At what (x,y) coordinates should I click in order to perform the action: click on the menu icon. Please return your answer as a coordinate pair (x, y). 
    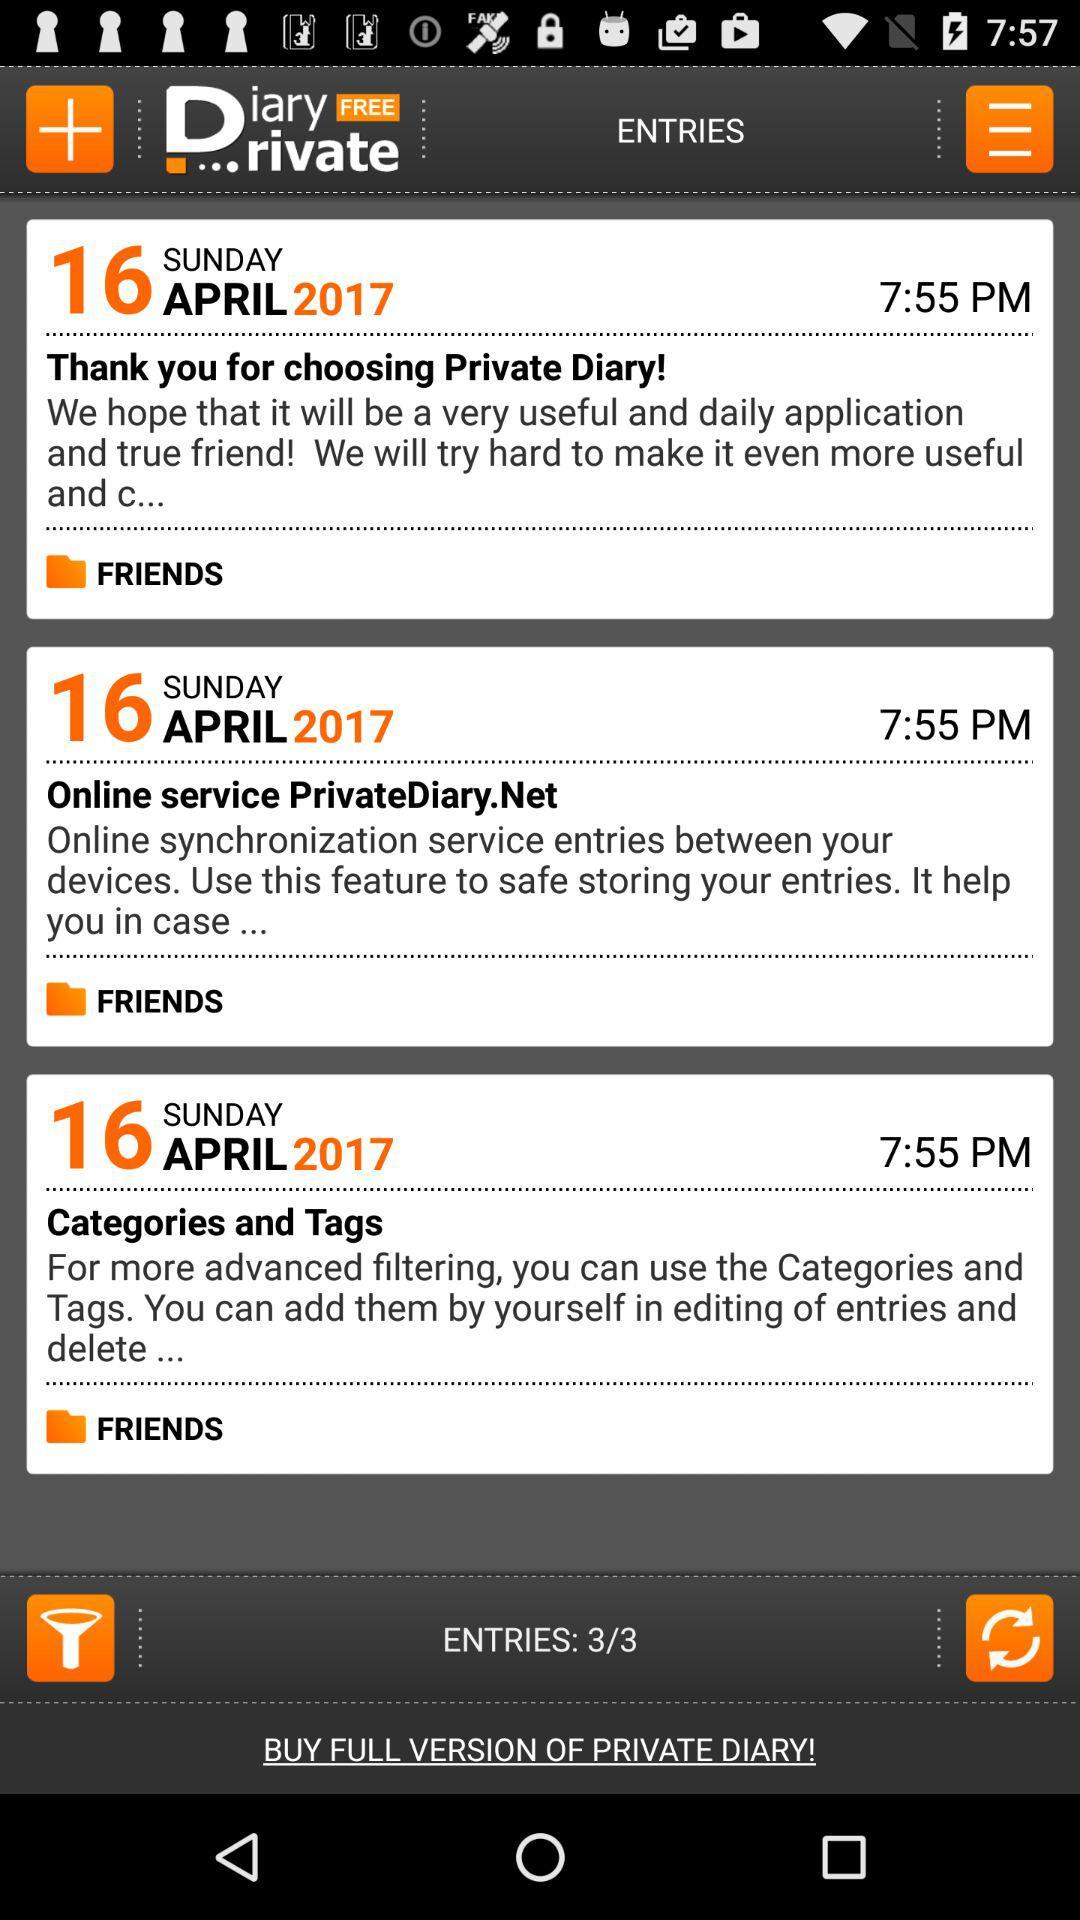
    Looking at the image, I should click on (1009, 137).